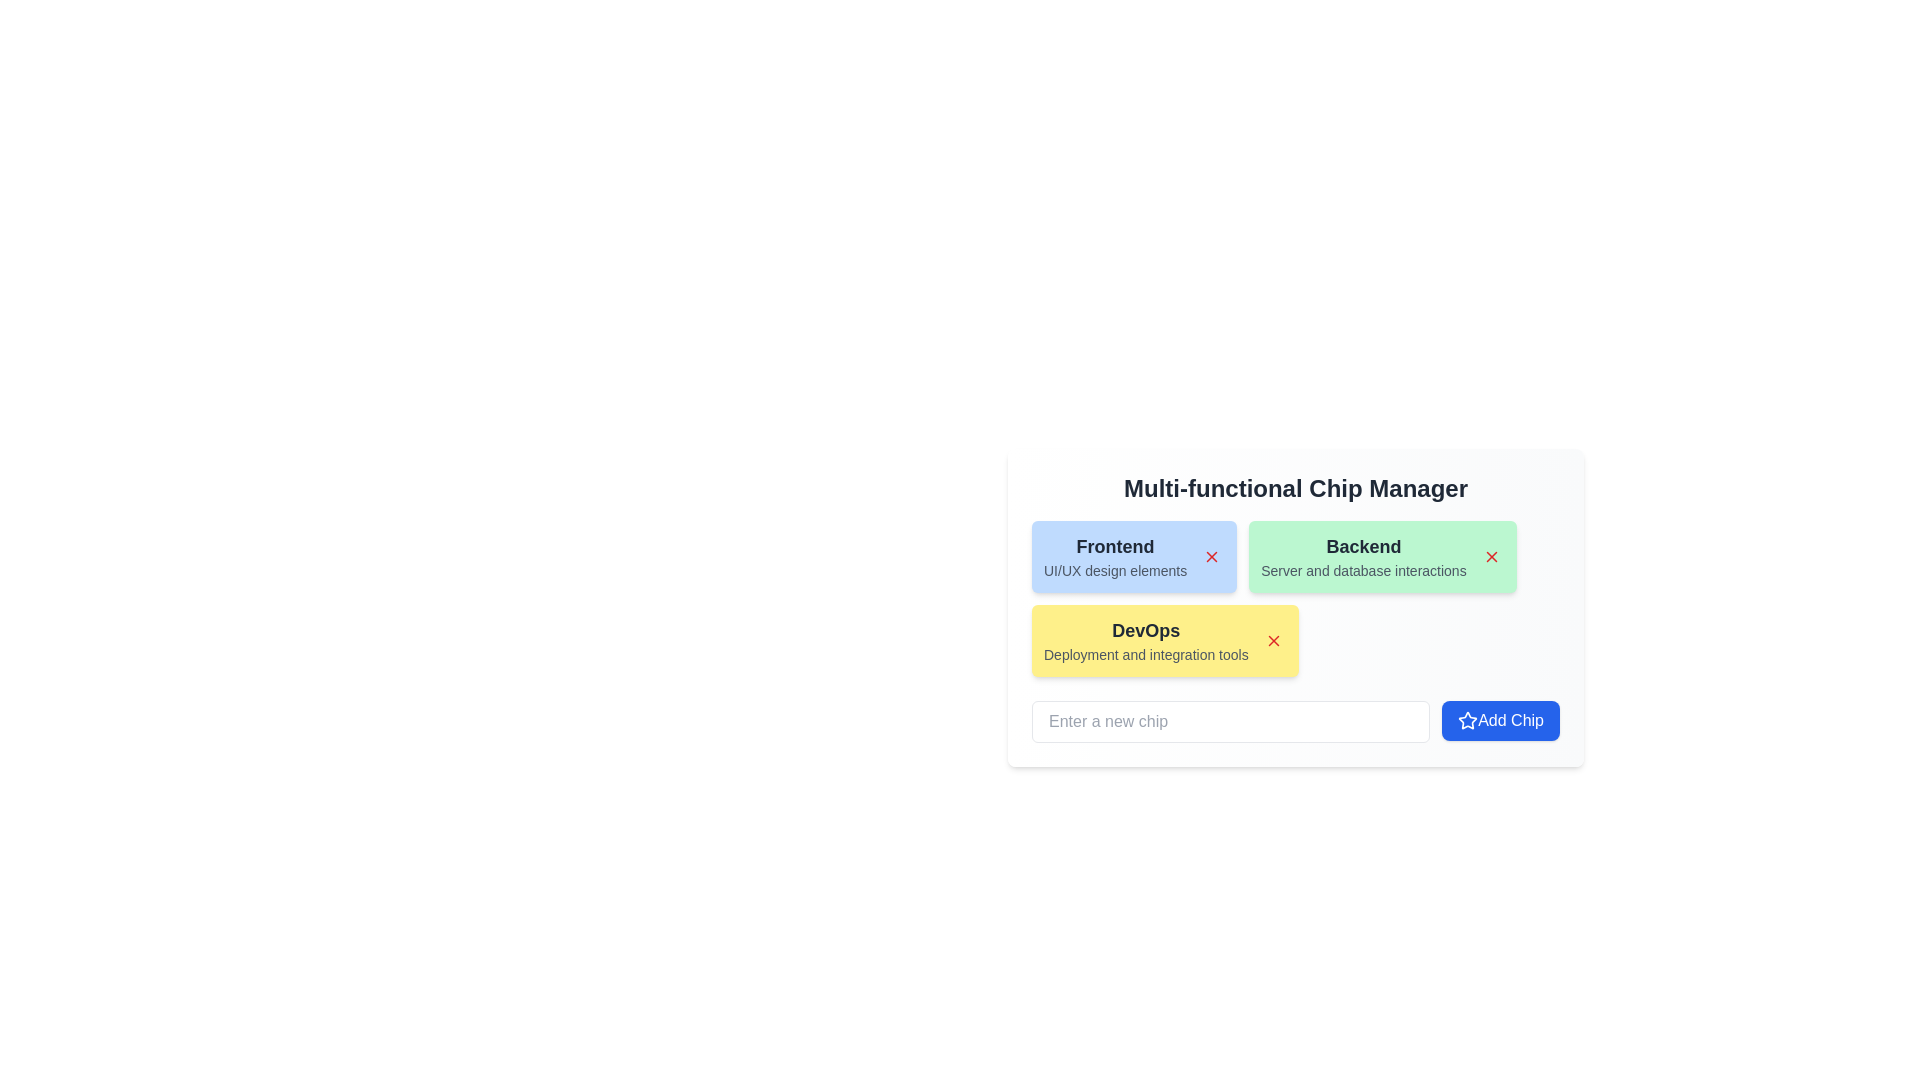 The width and height of the screenshot is (1920, 1080). Describe the element at coordinates (1211, 556) in the screenshot. I see `the delete button located at the top-right corner of the 'Frontend' card in the 'Multi-functional Chip Manager' layout to potentially display tooltip or highlight effects` at that location.